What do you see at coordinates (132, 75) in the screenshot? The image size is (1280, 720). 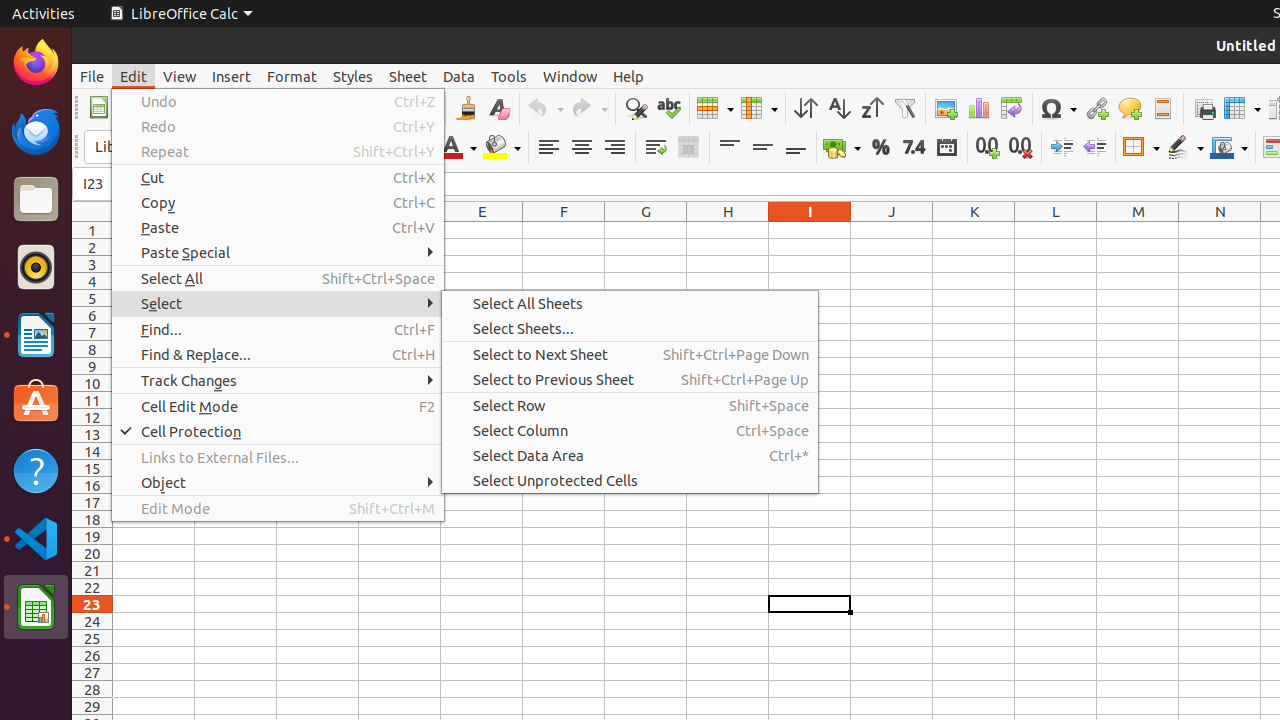 I see `'Edit'` at bounding box center [132, 75].